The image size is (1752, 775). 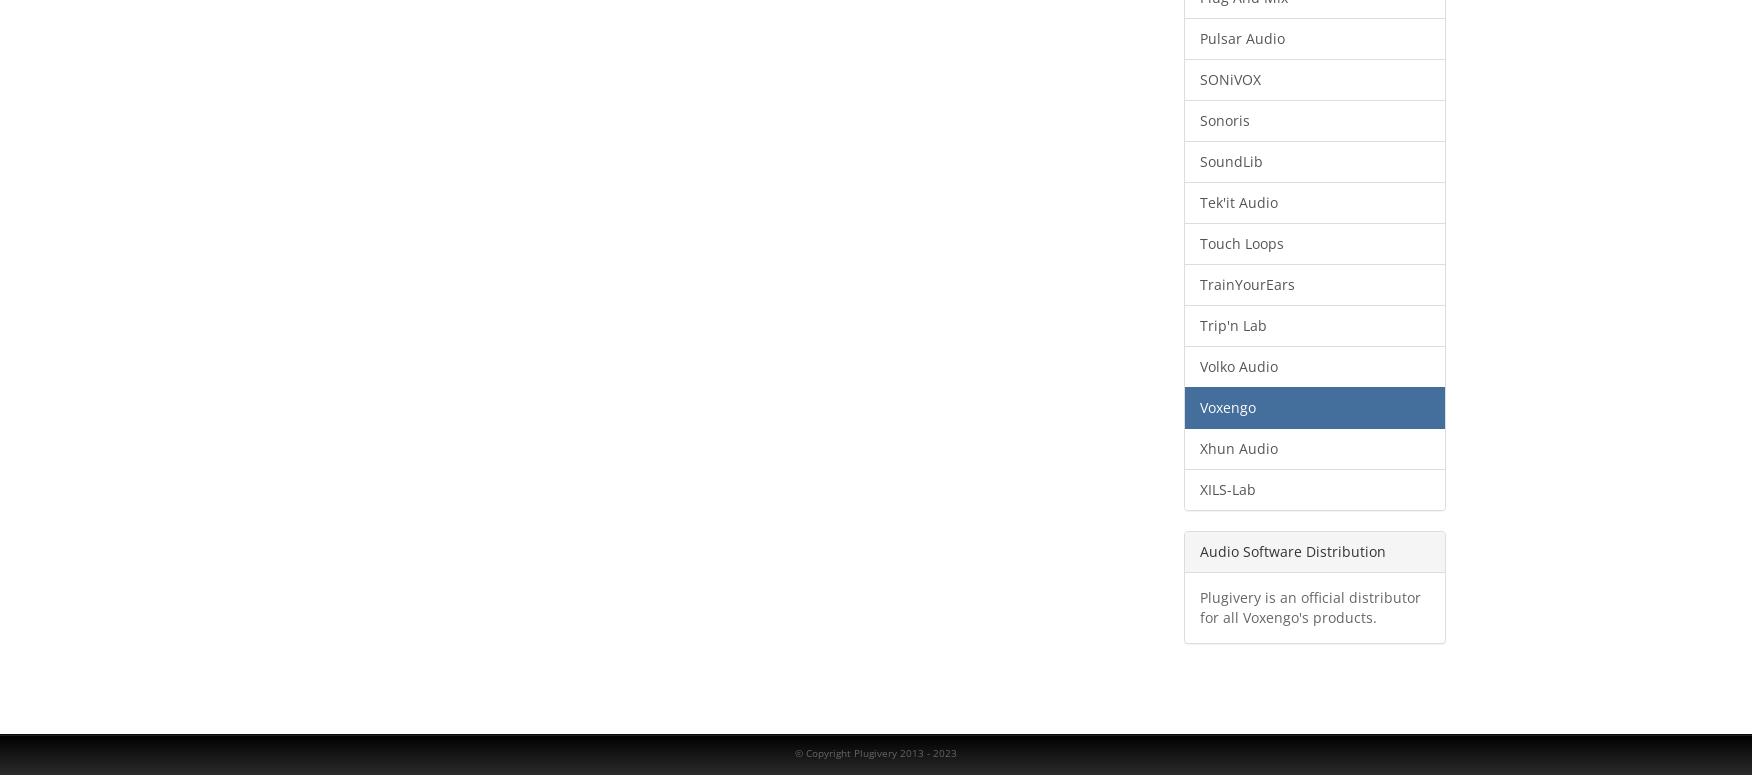 What do you see at coordinates (1226, 406) in the screenshot?
I see `'Voxengo'` at bounding box center [1226, 406].